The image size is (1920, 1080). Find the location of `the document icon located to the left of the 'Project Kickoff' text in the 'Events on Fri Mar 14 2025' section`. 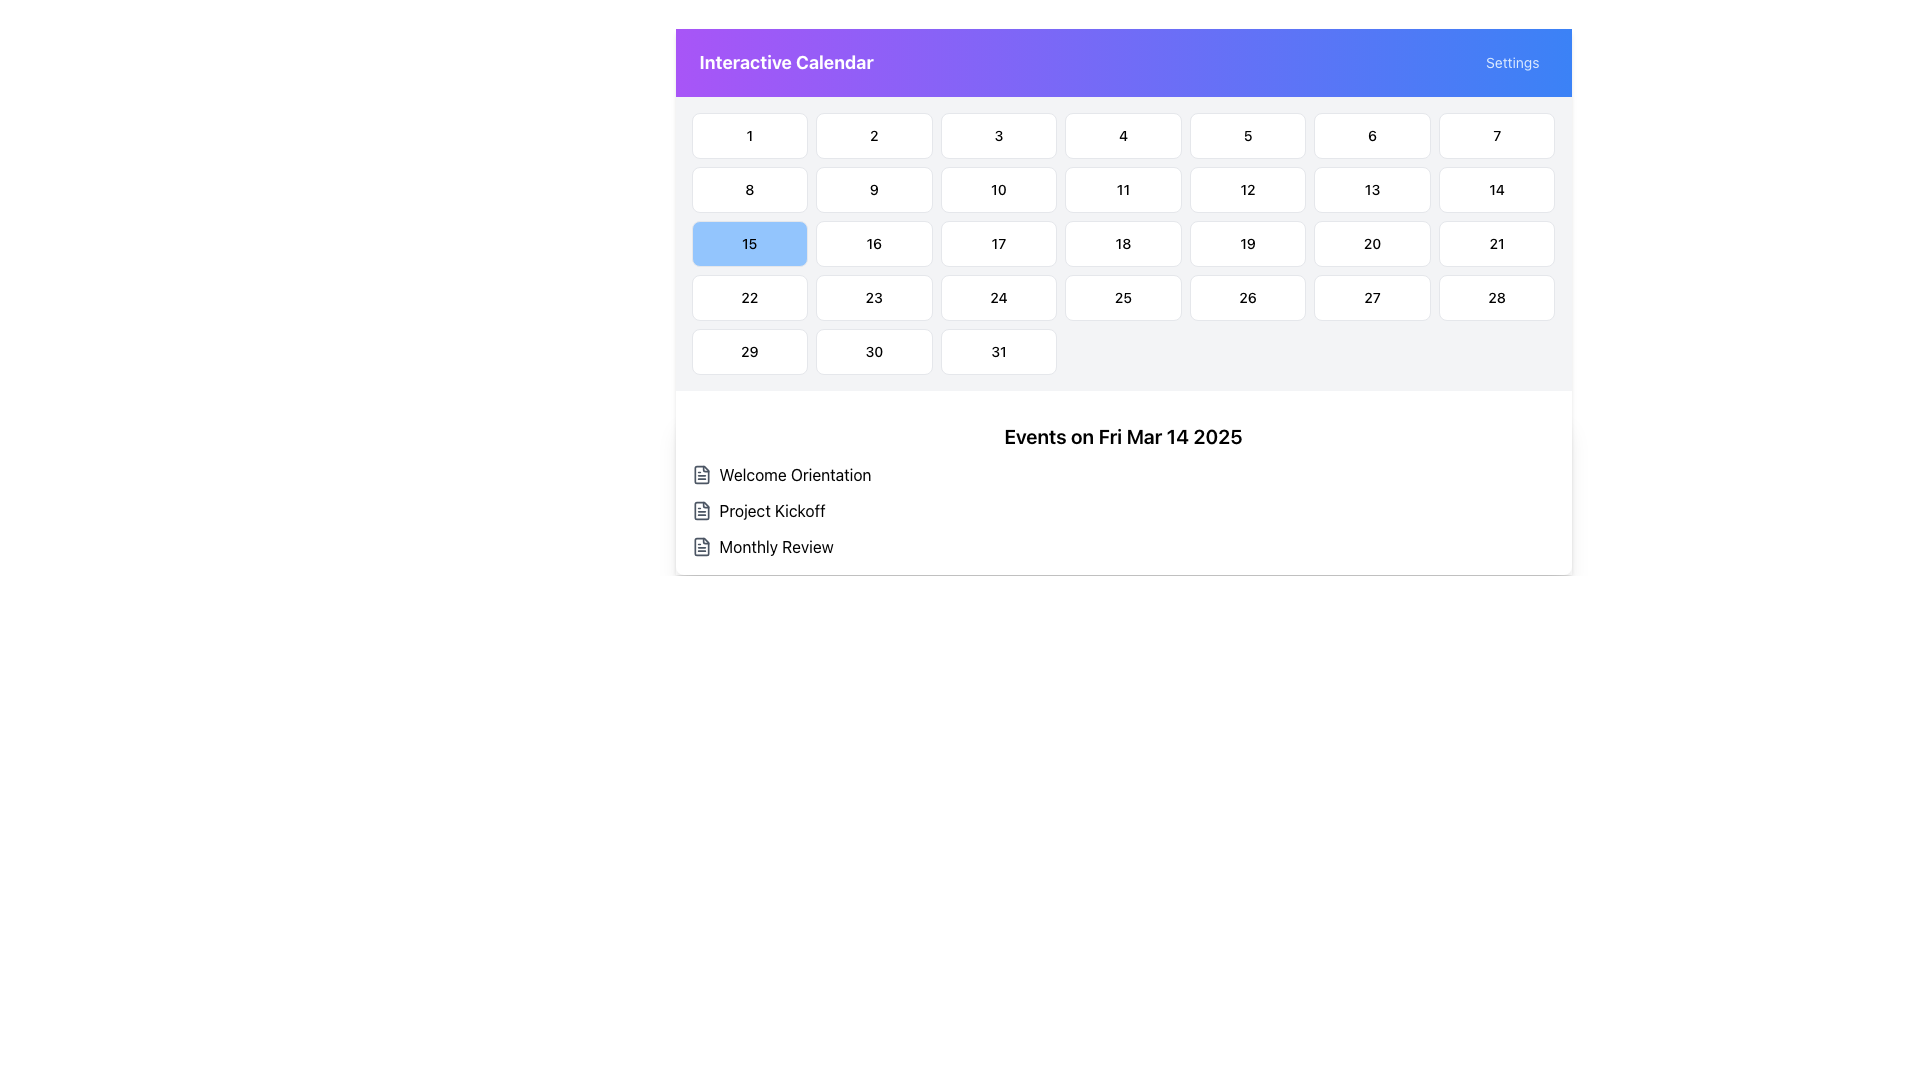

the document icon located to the left of the 'Project Kickoff' text in the 'Events on Fri Mar 14 2025' section is located at coordinates (701, 509).